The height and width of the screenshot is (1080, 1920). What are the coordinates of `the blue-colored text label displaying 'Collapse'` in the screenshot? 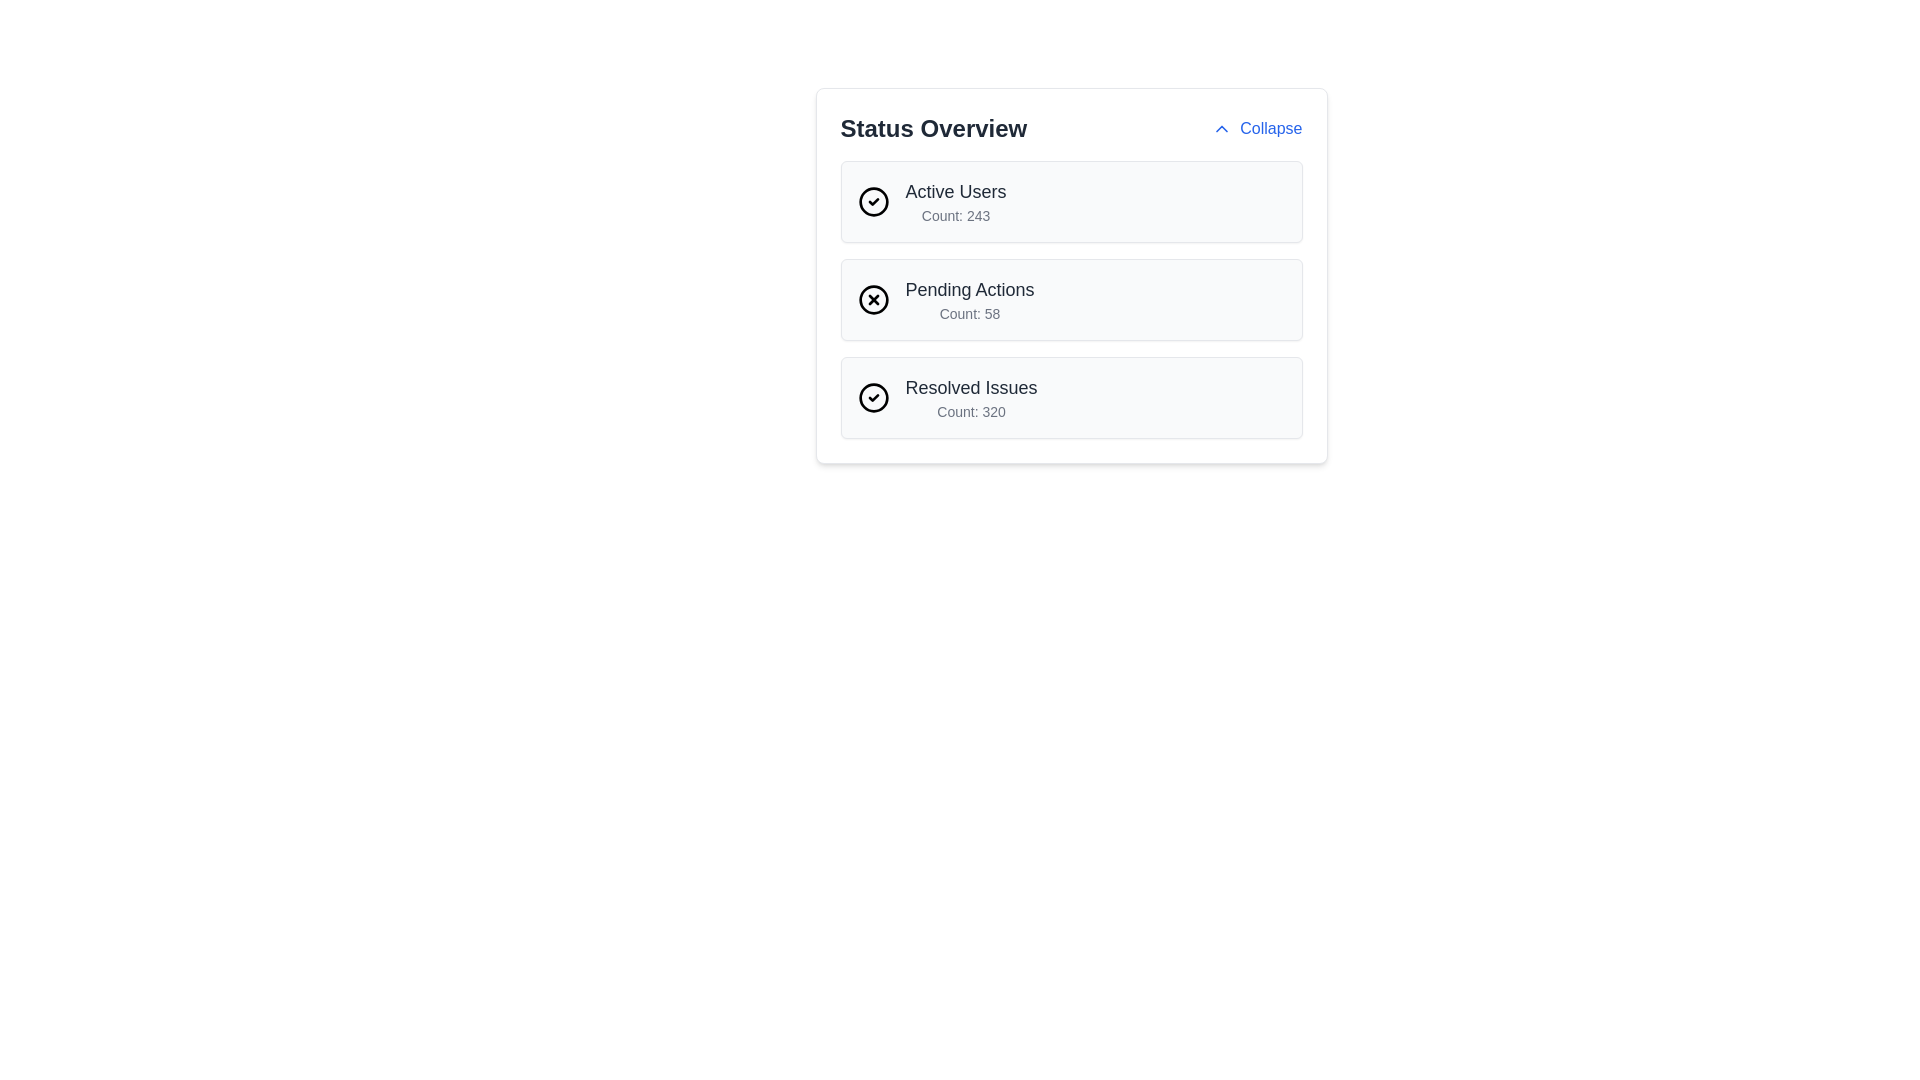 It's located at (1270, 128).